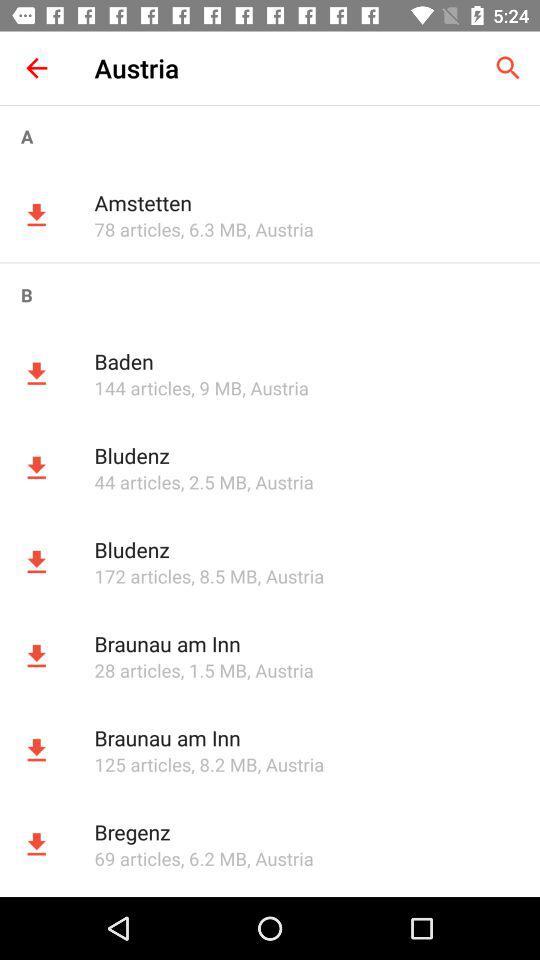 This screenshot has width=540, height=960. Describe the element at coordinates (136, 229) in the screenshot. I see `the app below the amstetten item` at that location.